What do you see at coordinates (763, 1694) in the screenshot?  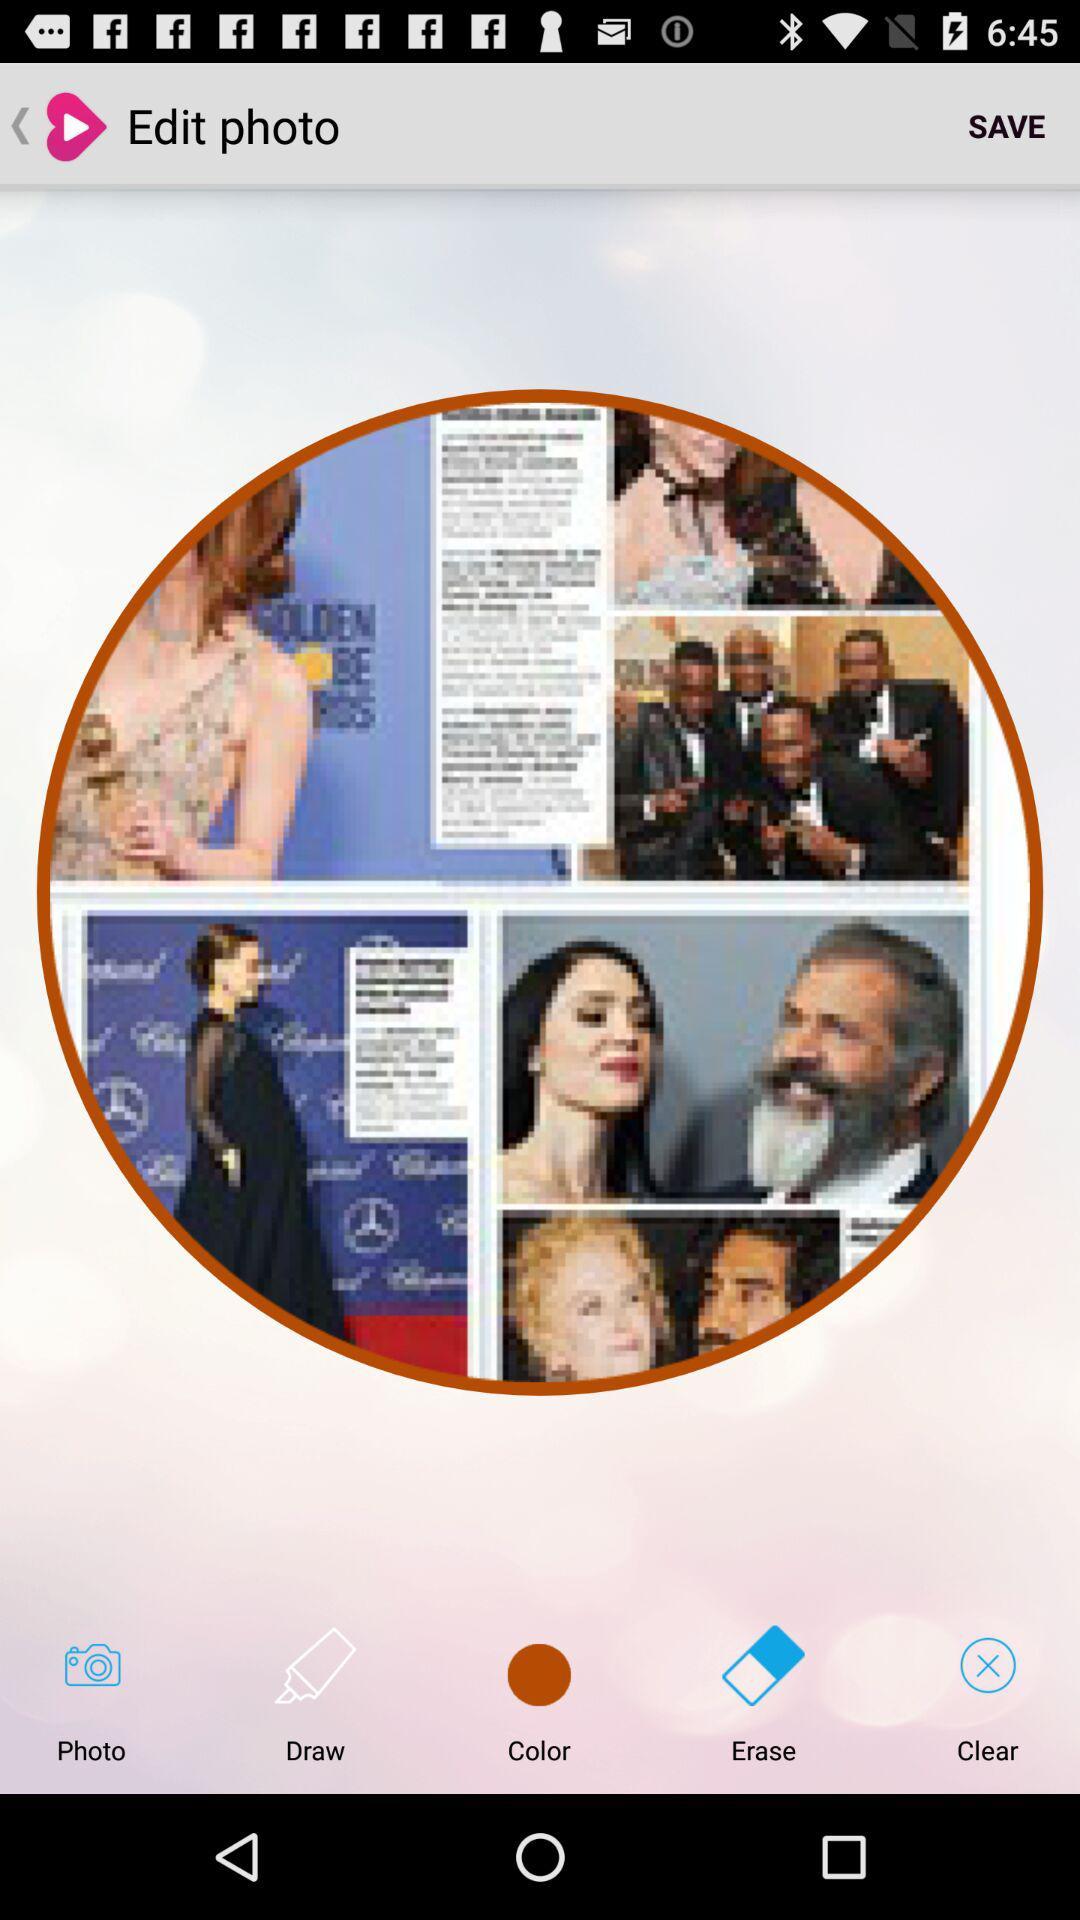 I see `icon to the right of the color button` at bounding box center [763, 1694].